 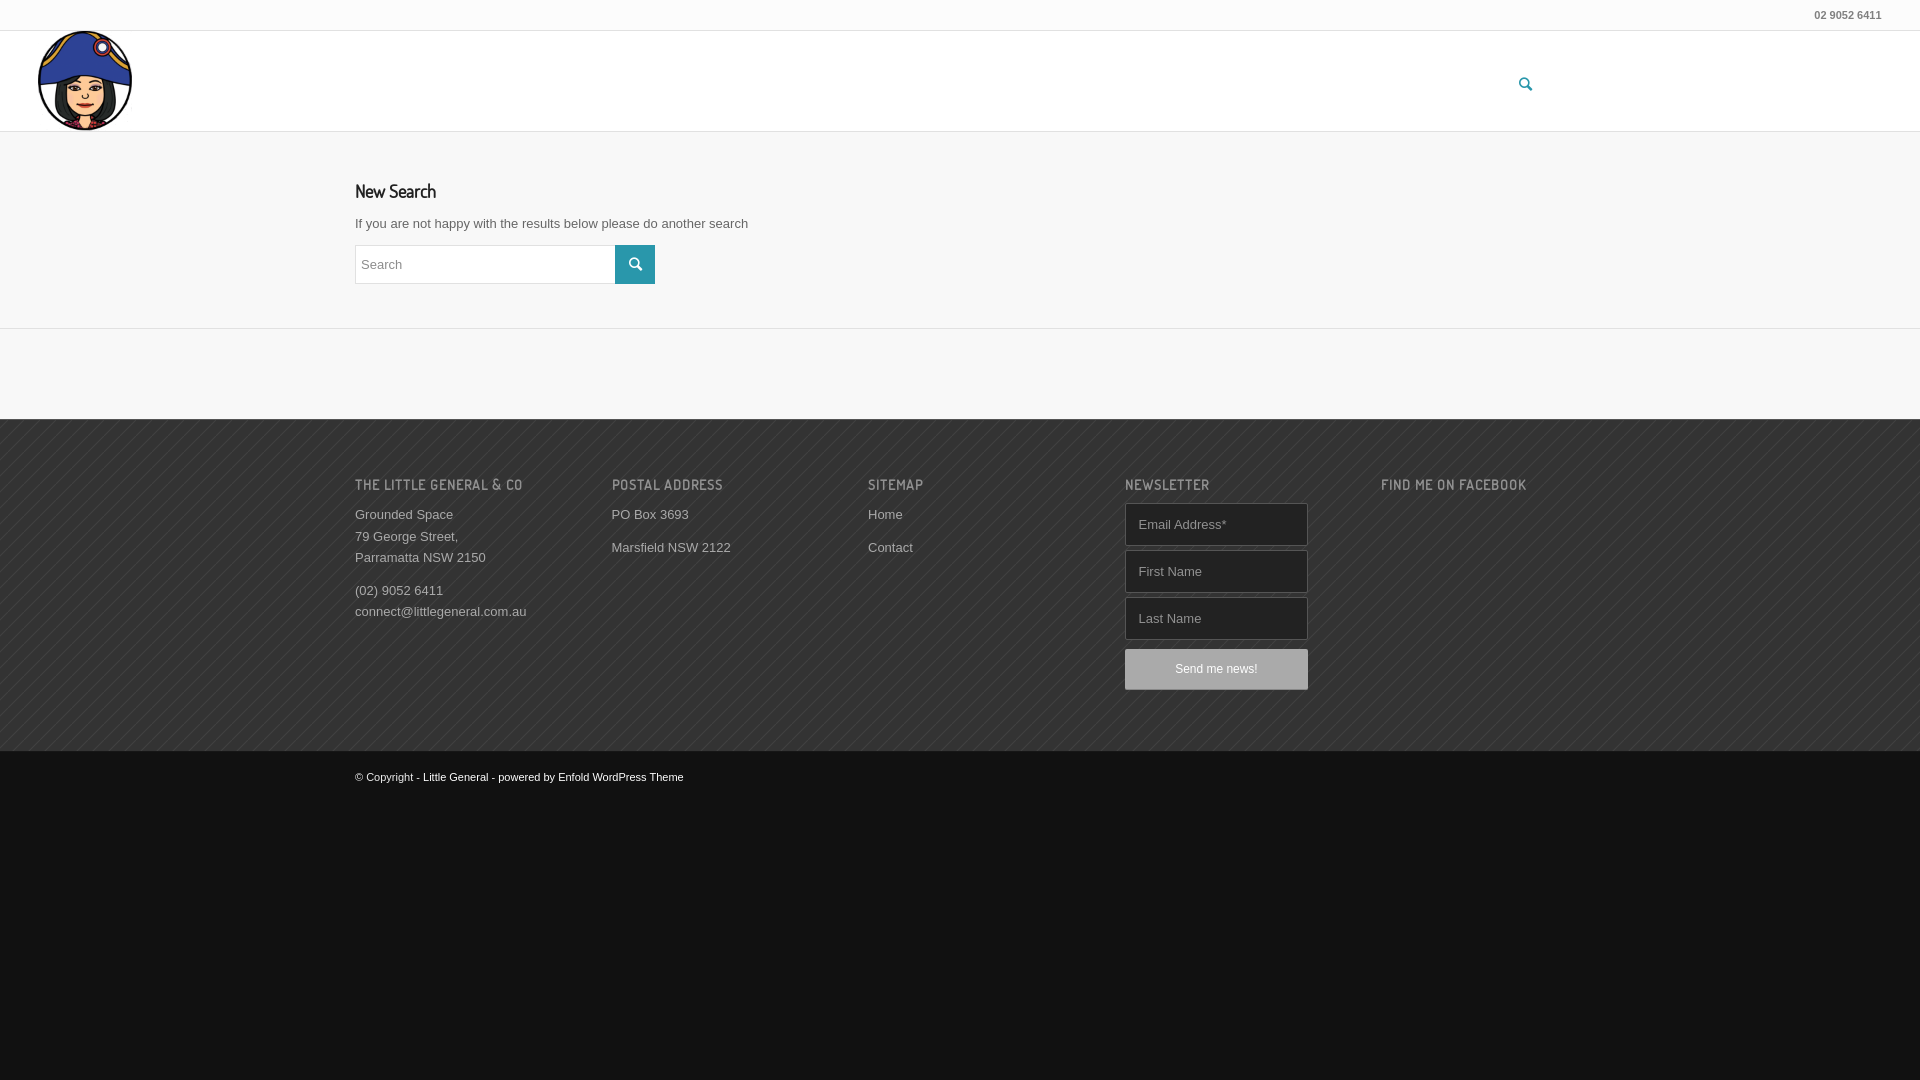 I want to click on 'Services', so click(x=1717, y=49).